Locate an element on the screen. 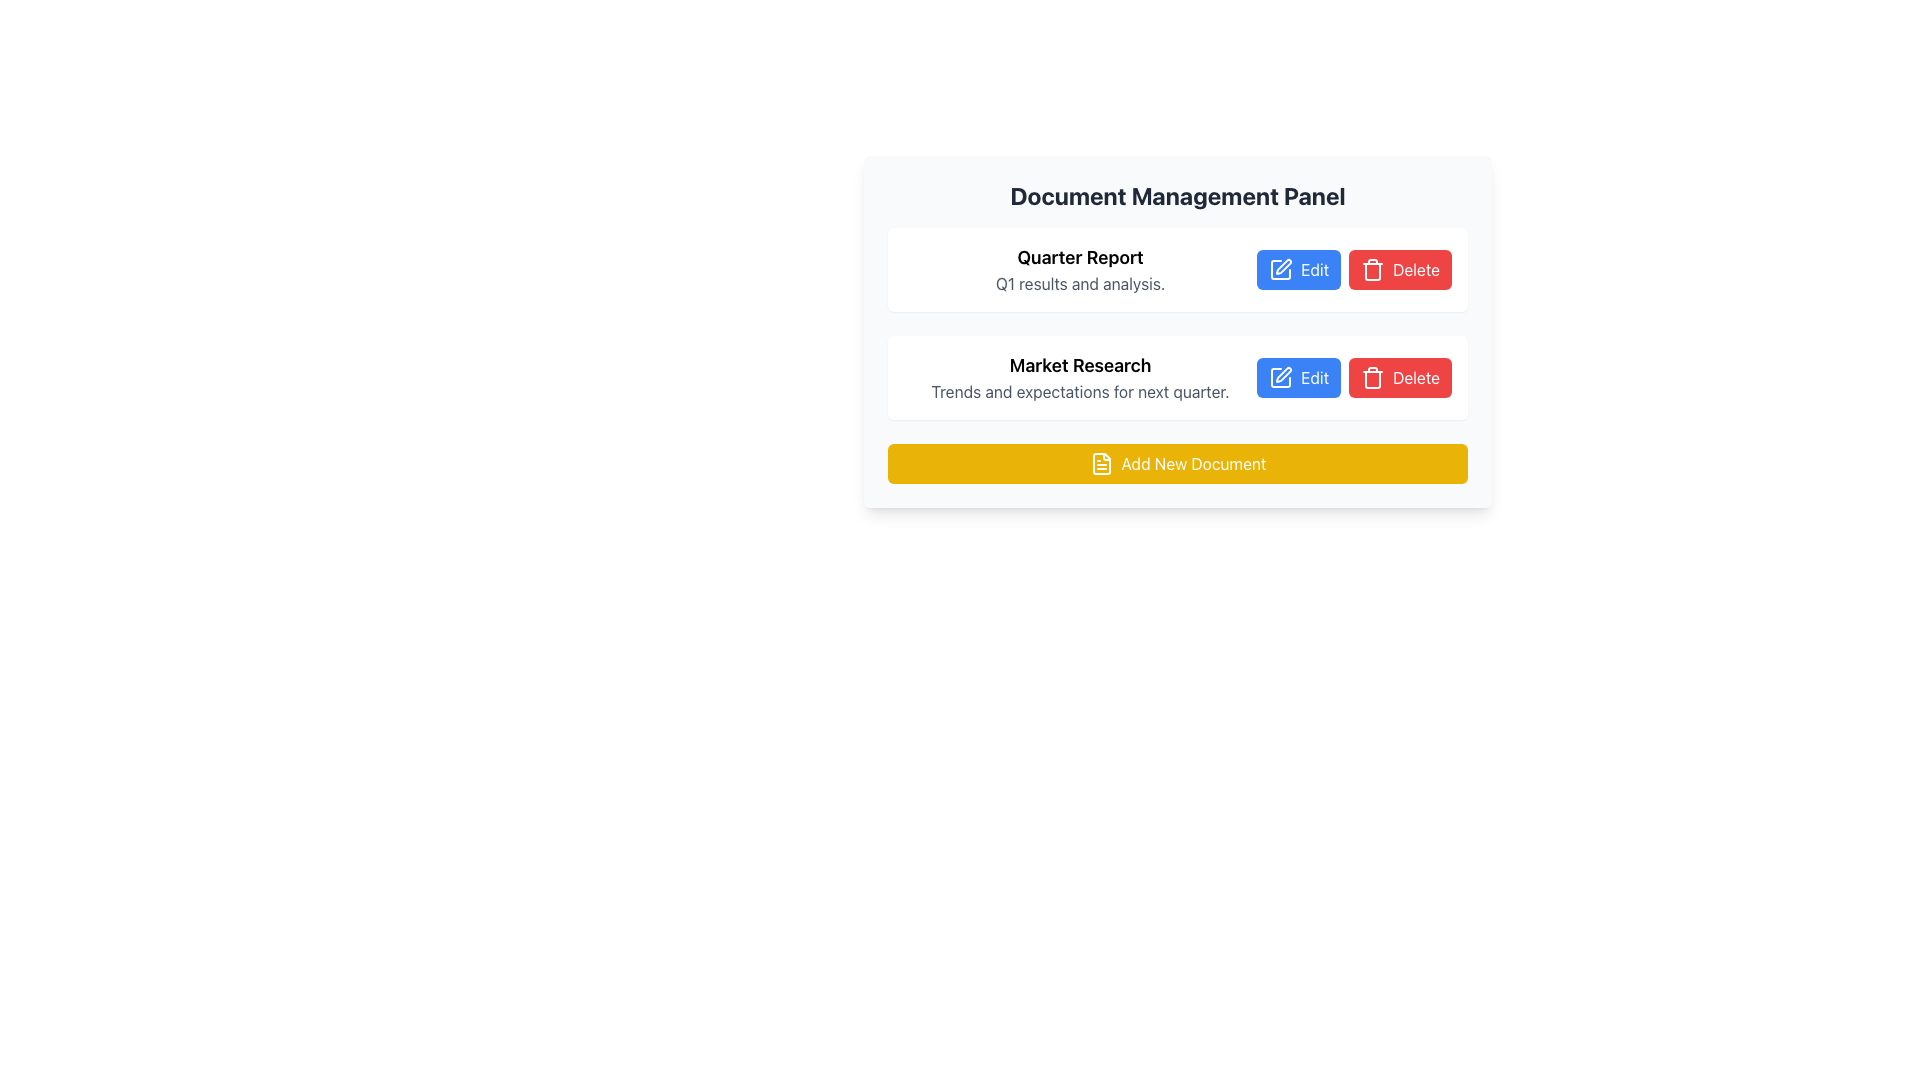  the red 'Delete' button with rounded corners that has white text and a trash can icon, located in the second row of the button group is located at coordinates (1399, 378).